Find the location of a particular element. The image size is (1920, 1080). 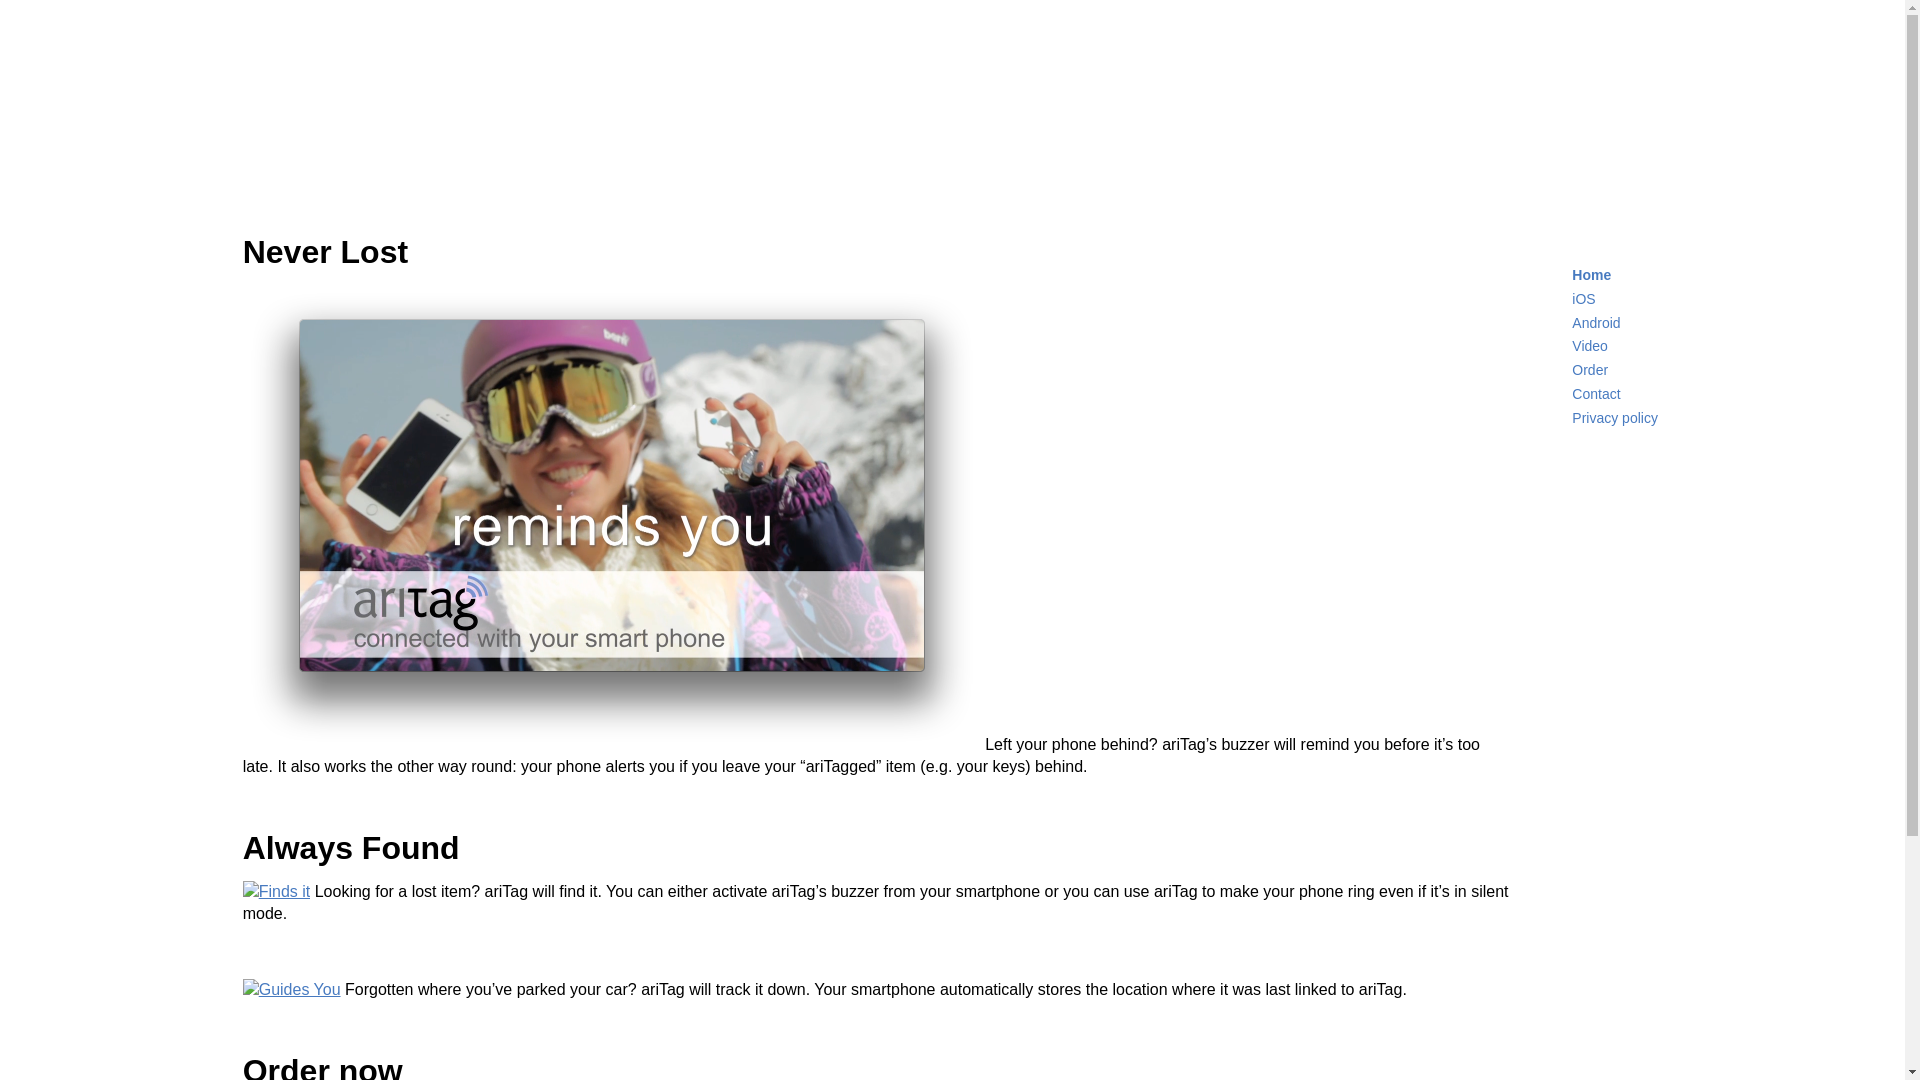

'Order' is located at coordinates (1570, 370).